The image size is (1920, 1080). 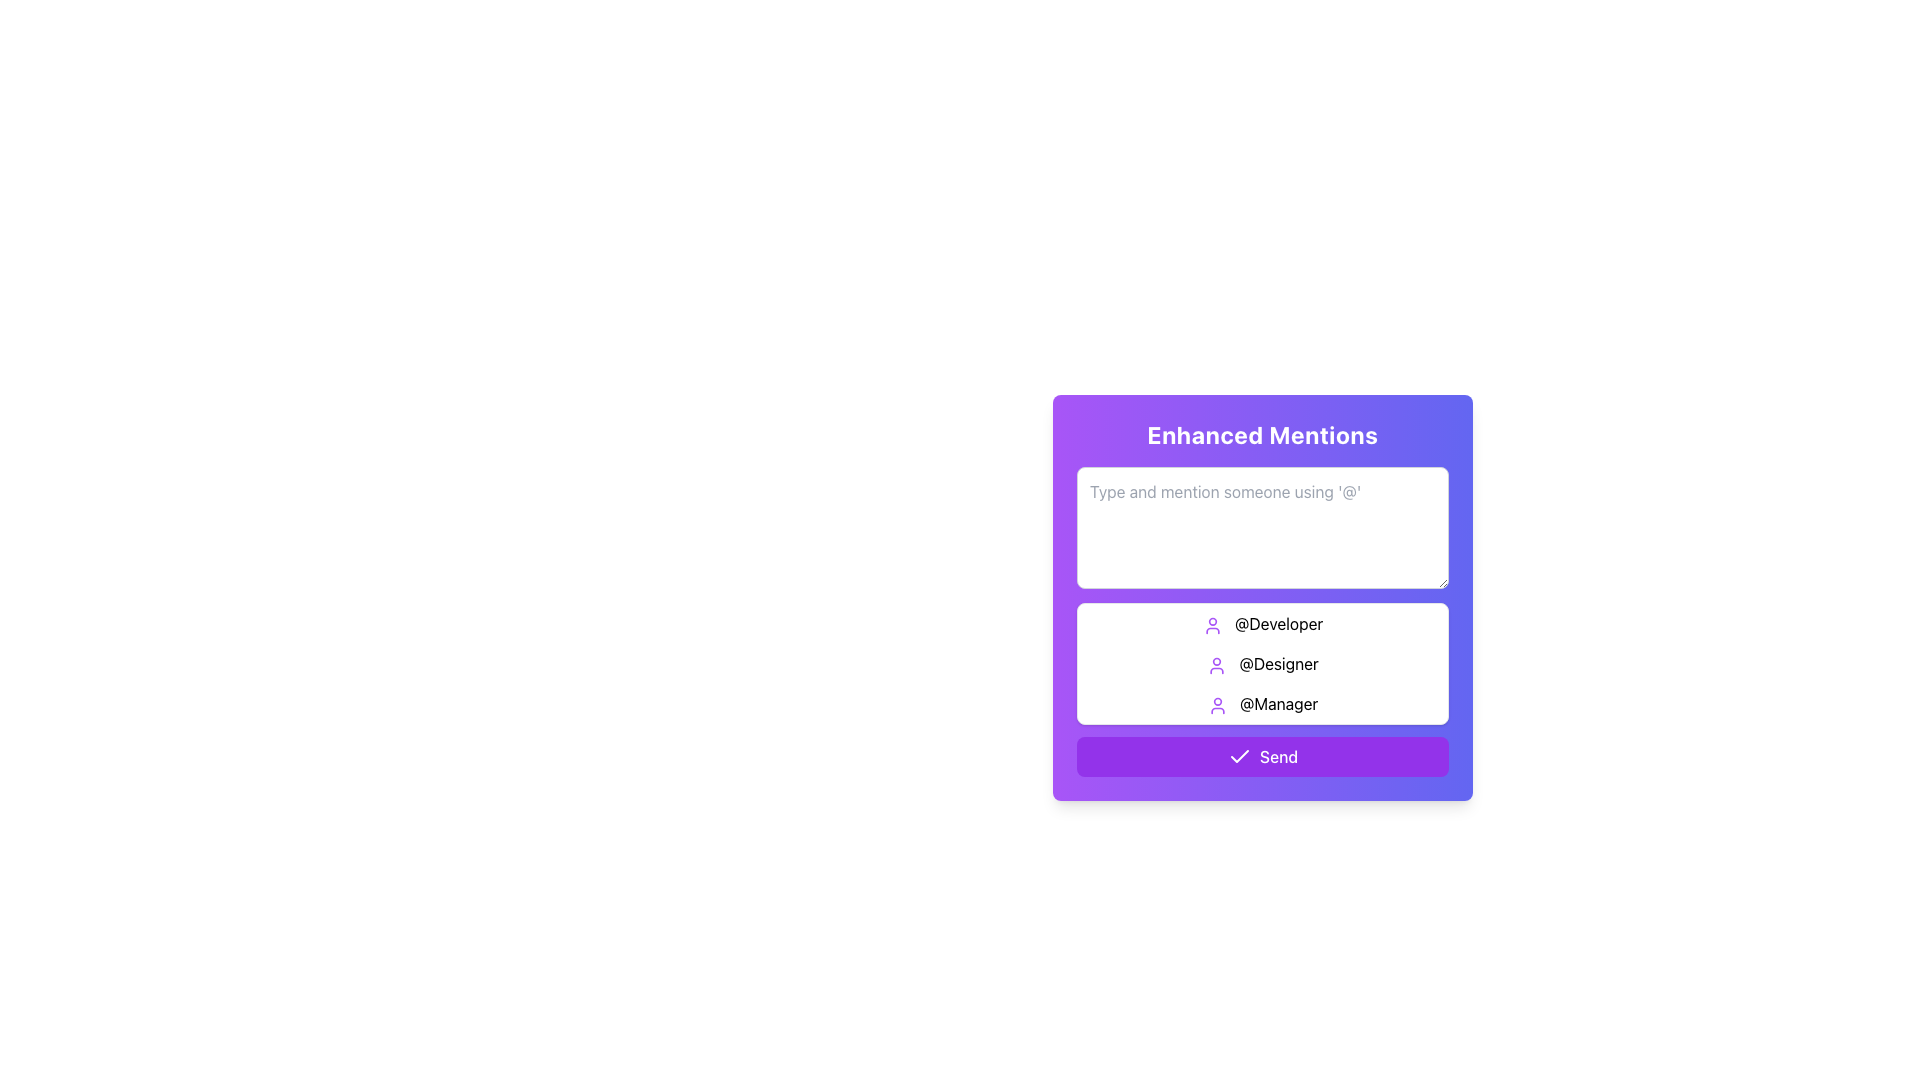 I want to click on the mentionable user or role 'Manager' in the 'Enhanced Mentions' dropdown list, so click(x=1261, y=703).